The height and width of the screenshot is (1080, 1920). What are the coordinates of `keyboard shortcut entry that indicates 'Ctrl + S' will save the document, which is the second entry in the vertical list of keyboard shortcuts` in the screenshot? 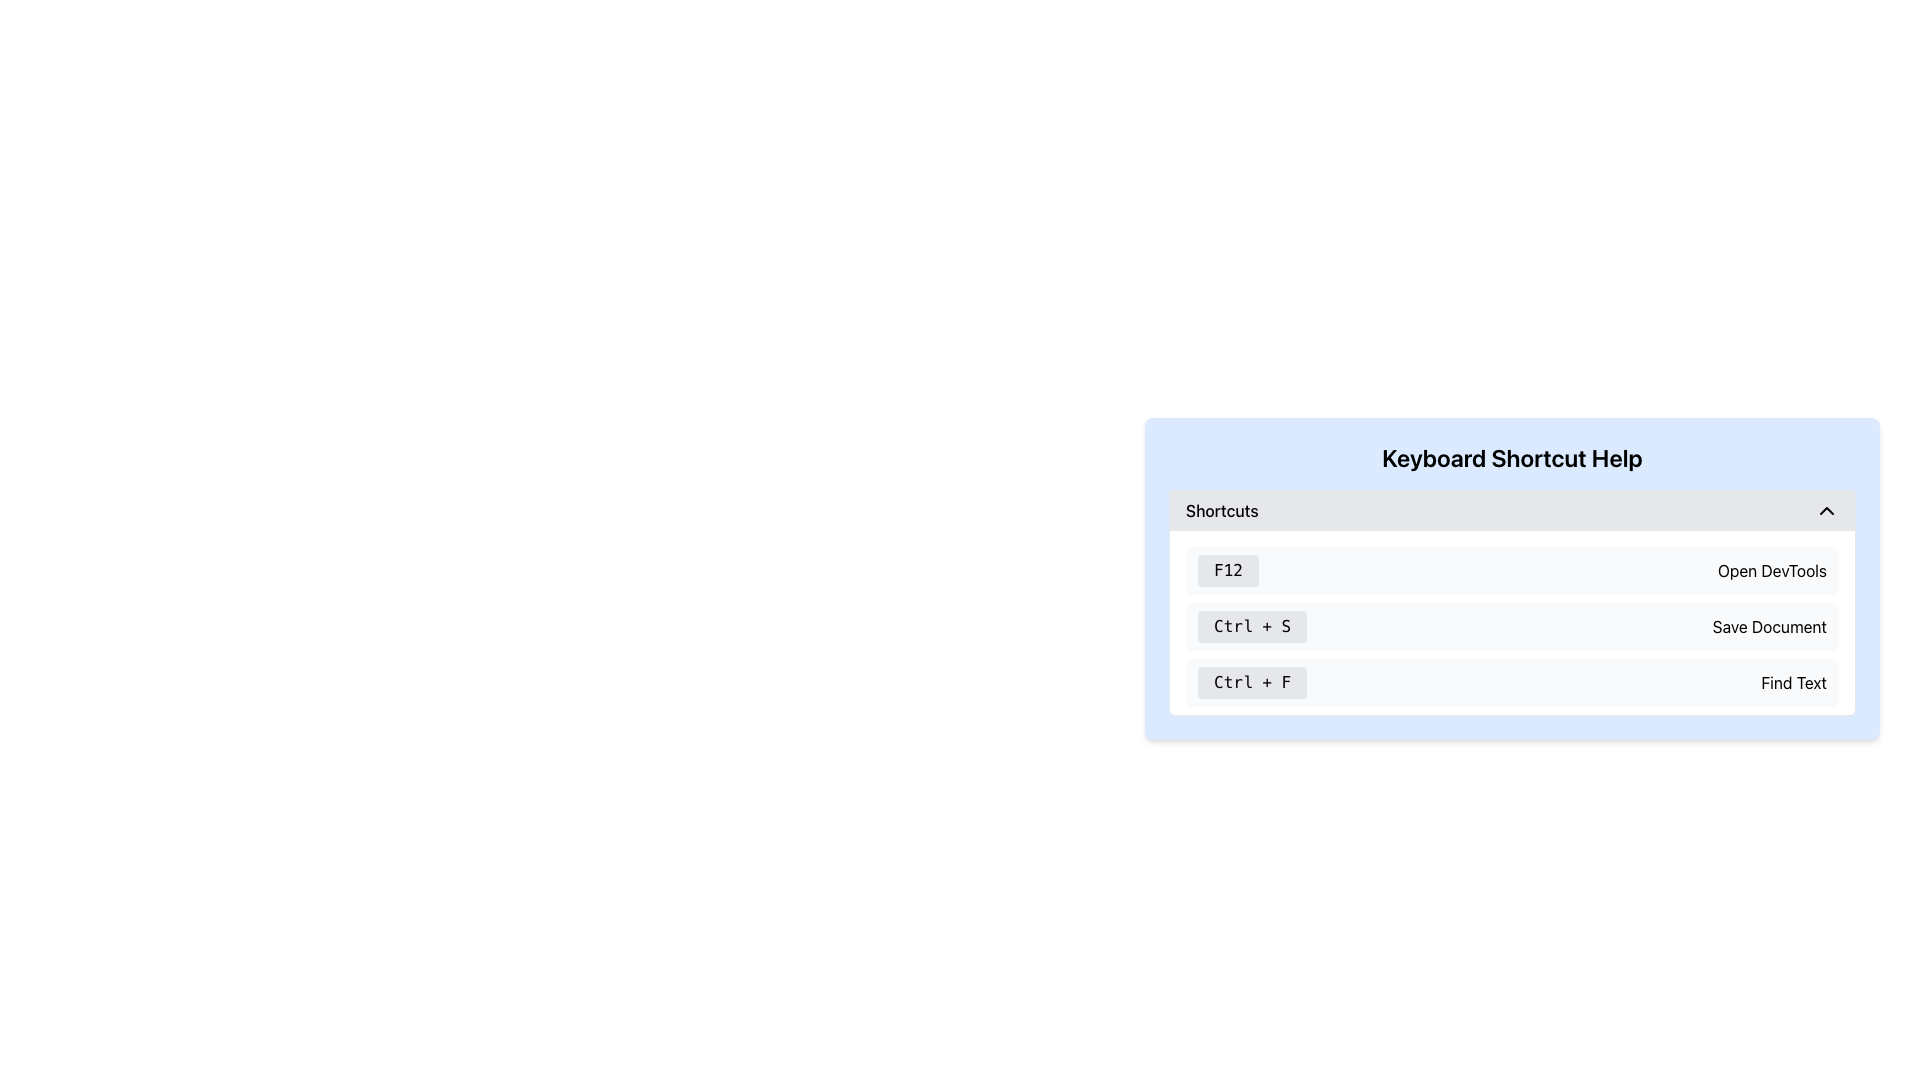 It's located at (1512, 626).